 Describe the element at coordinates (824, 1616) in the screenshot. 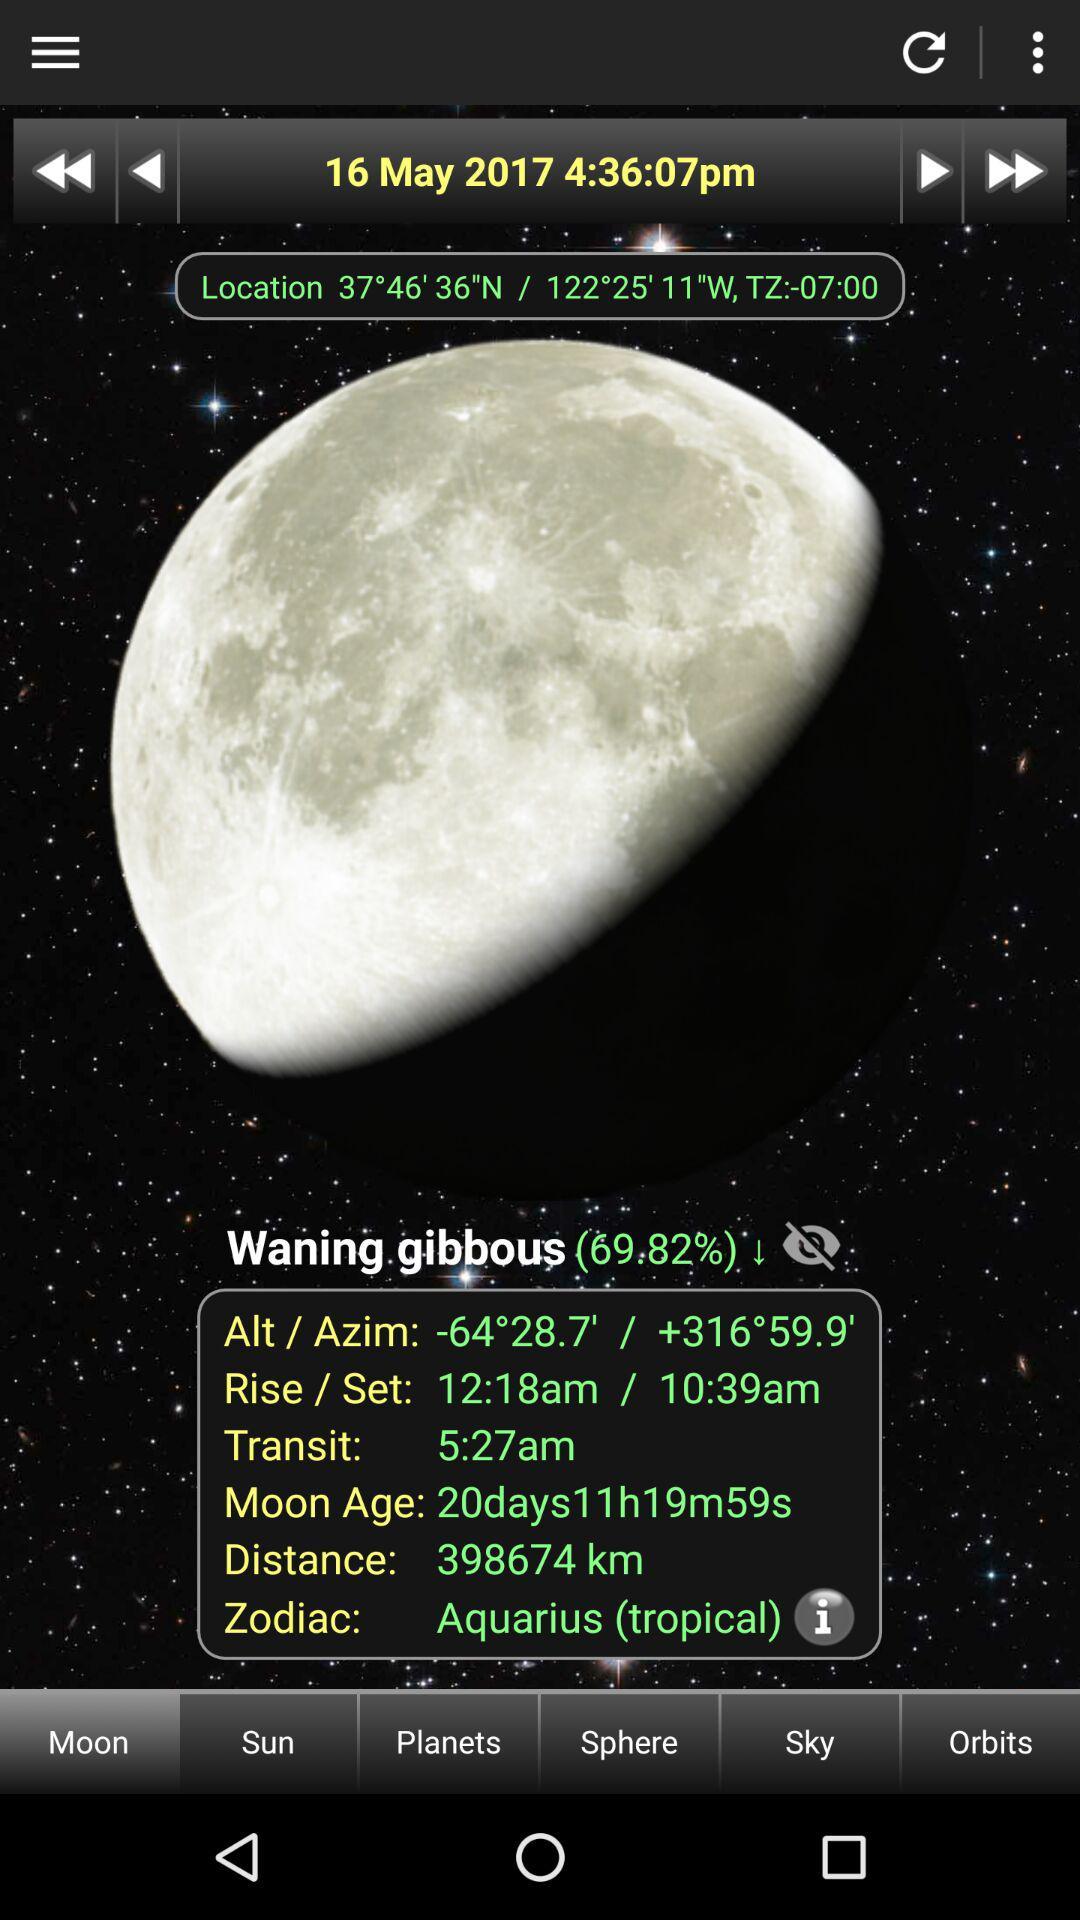

I see `icon above sky item` at that location.